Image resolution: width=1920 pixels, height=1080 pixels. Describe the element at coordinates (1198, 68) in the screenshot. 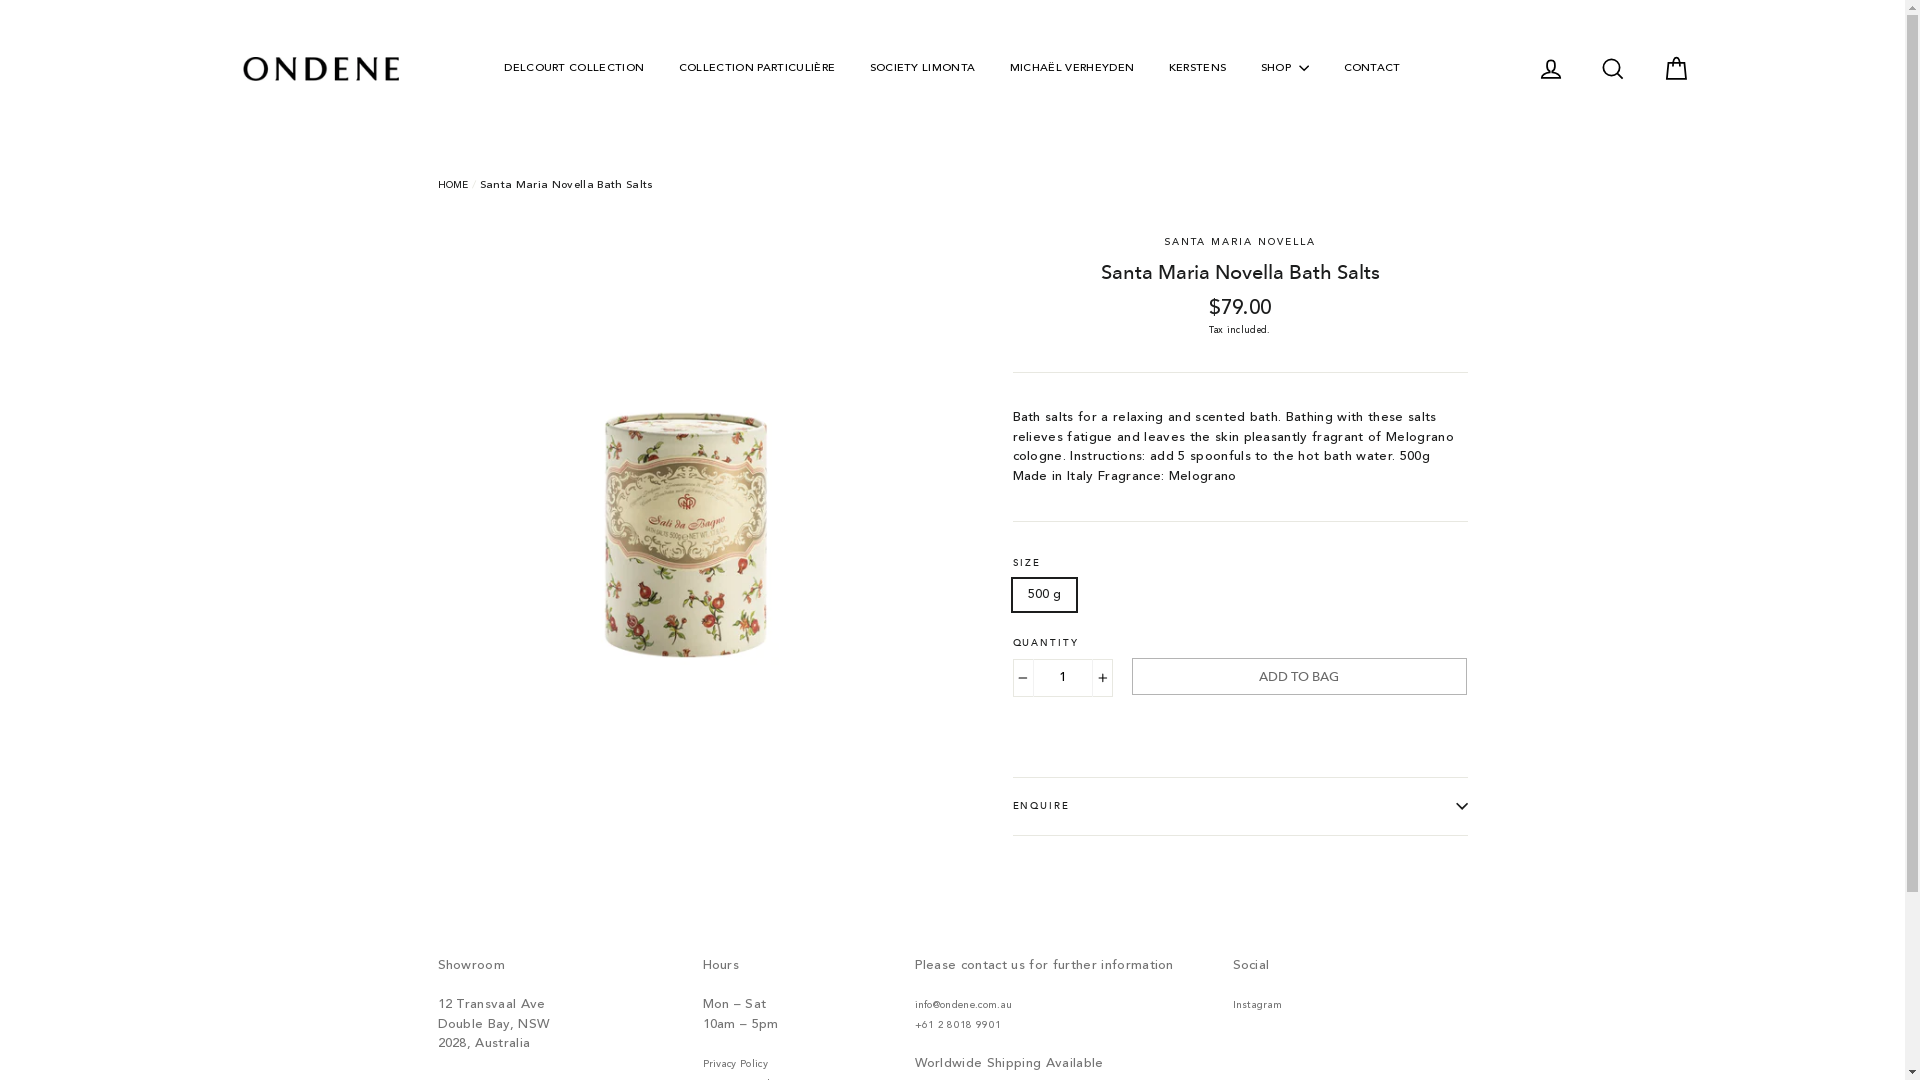

I see `'KERSTENS'` at that location.